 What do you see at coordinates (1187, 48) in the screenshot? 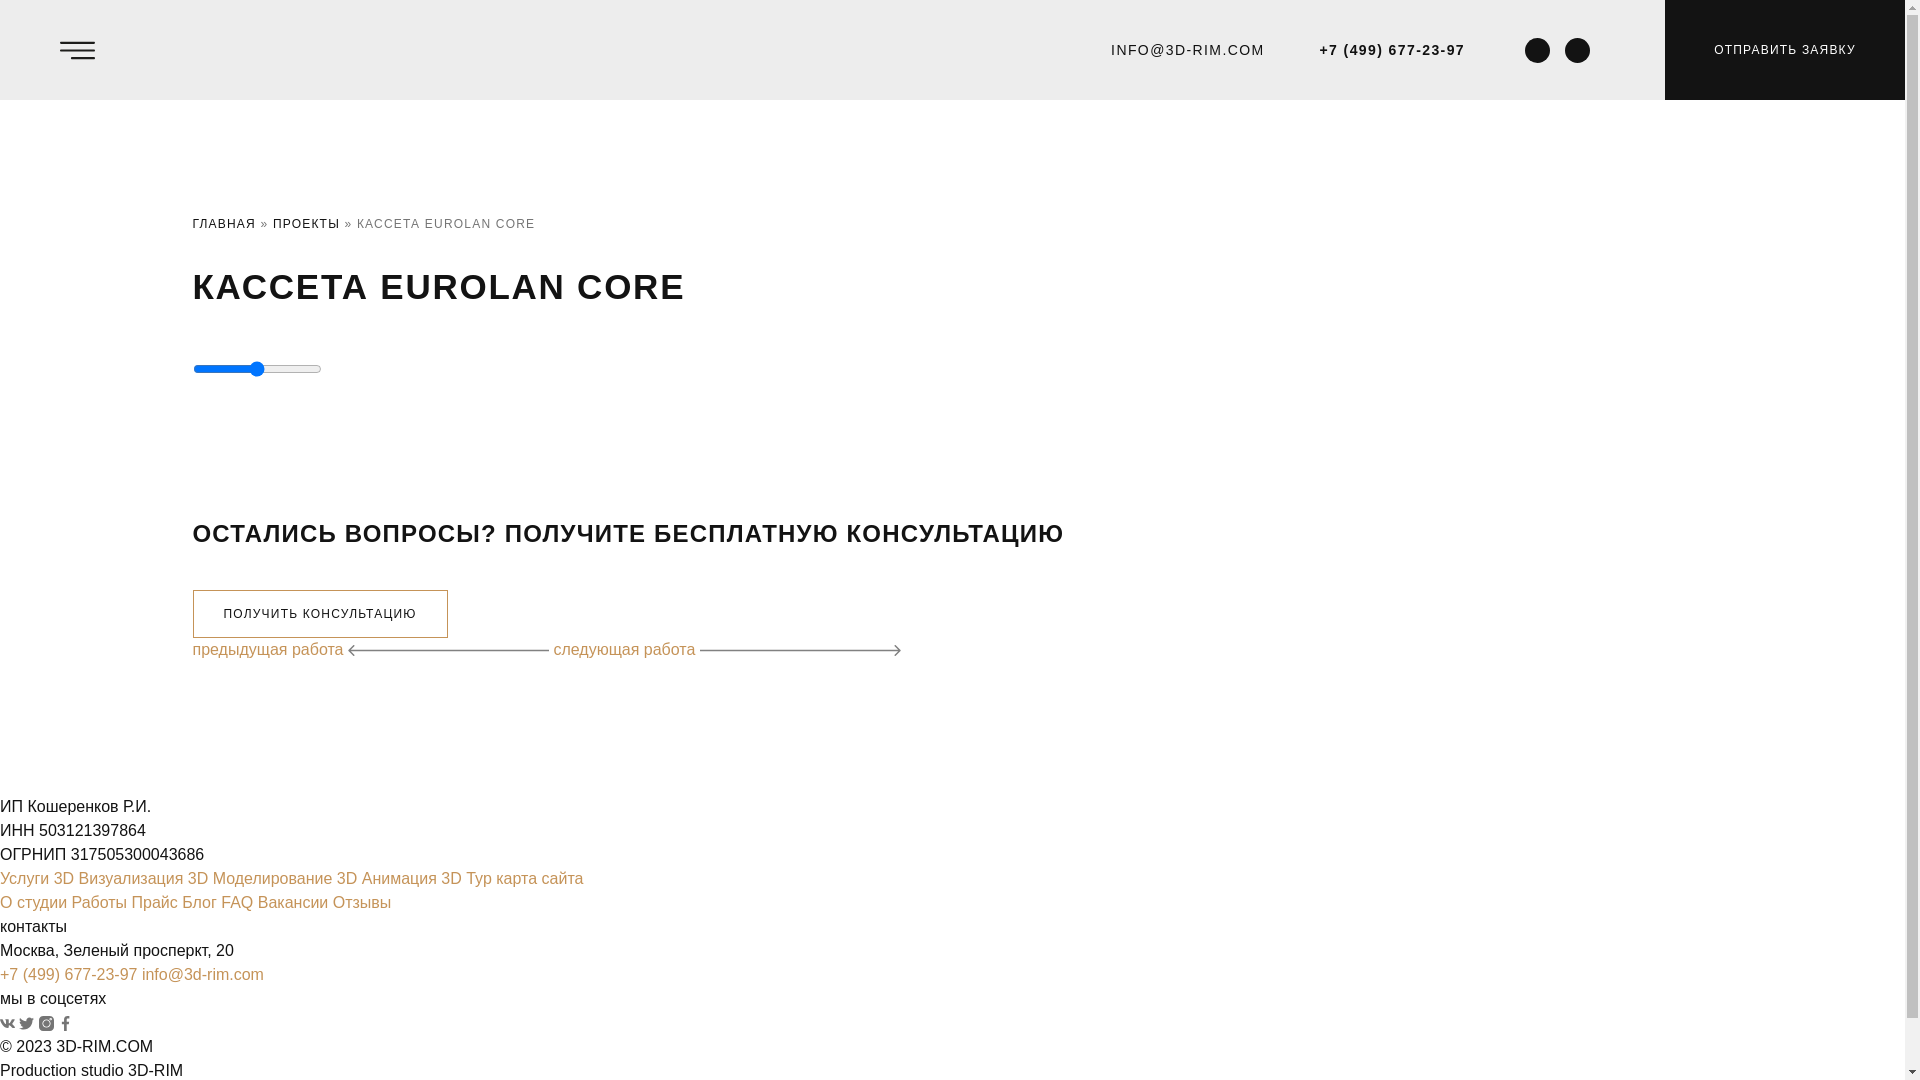
I see `'INFO@3D-RIM.COM'` at bounding box center [1187, 48].